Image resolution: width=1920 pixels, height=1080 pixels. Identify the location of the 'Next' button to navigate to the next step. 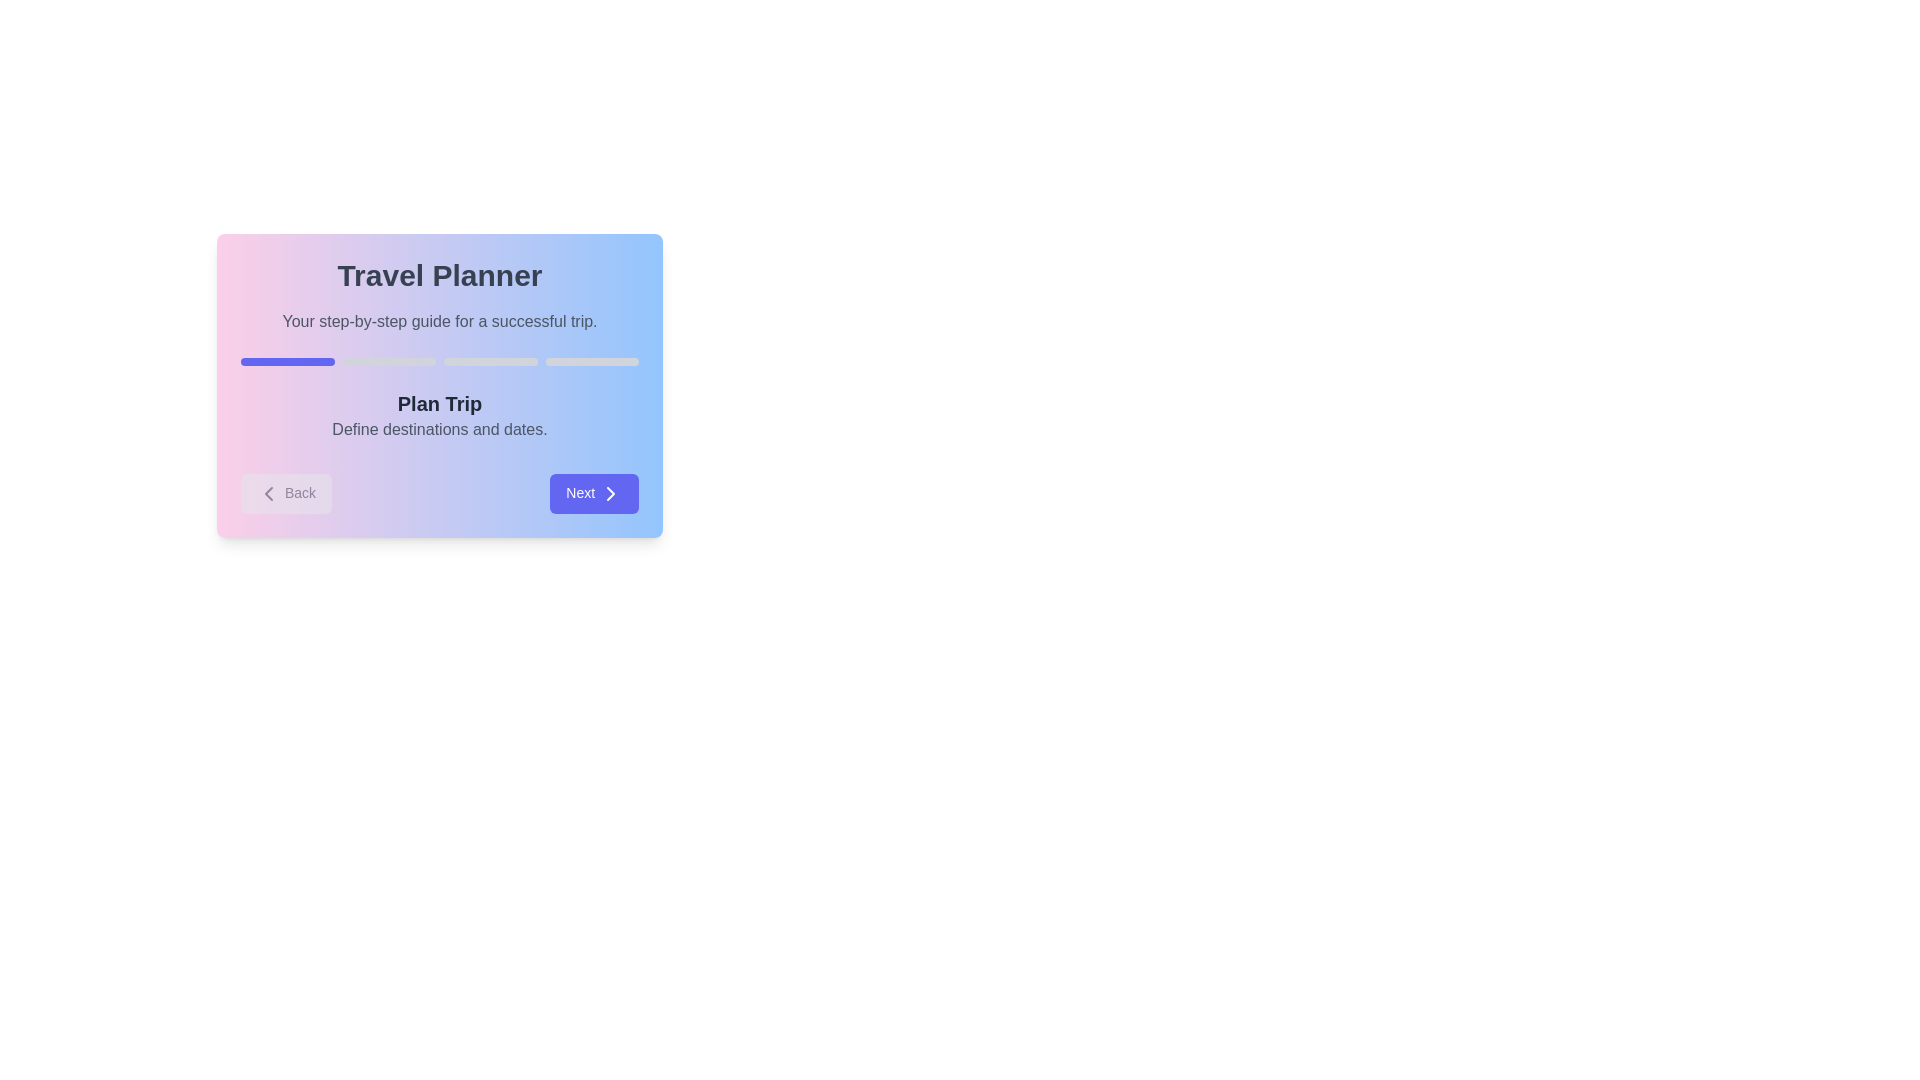
(593, 493).